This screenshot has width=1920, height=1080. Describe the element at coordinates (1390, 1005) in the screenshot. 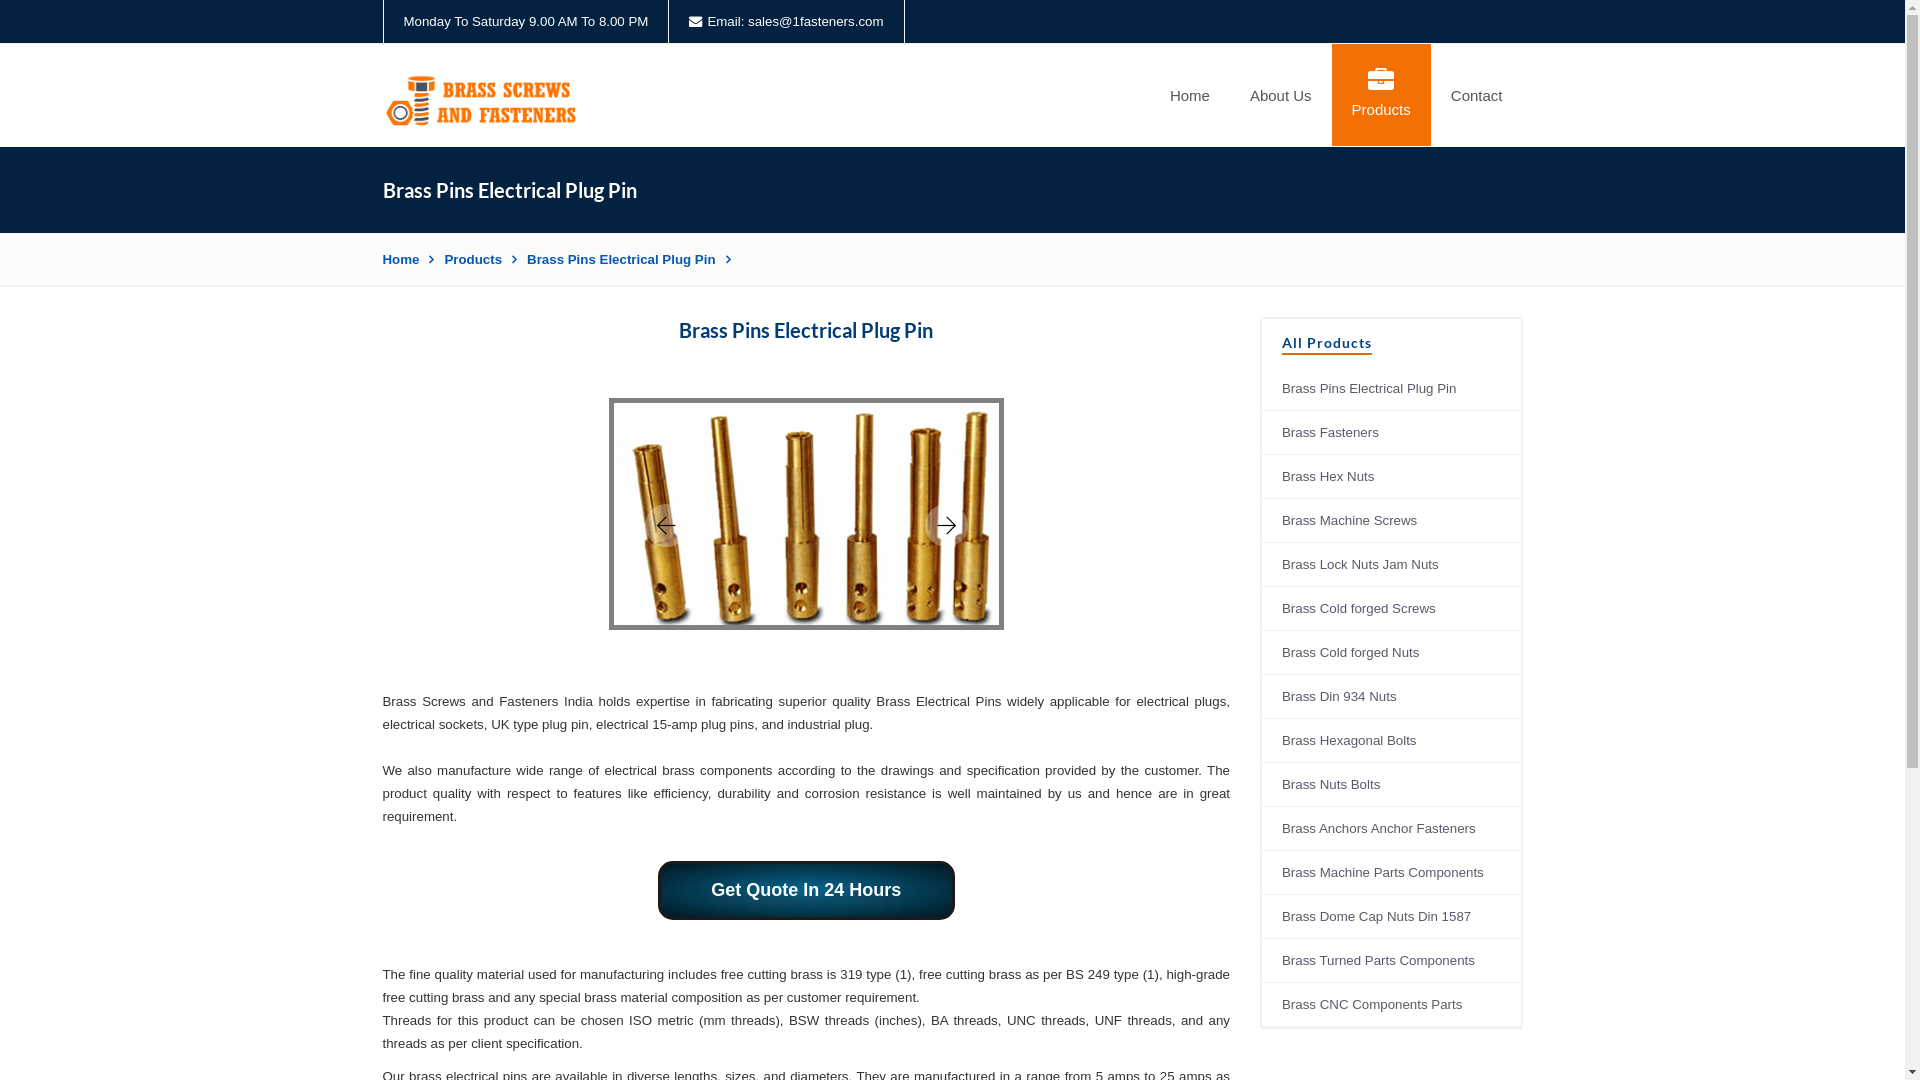

I see `'Brass CNC Components Parts'` at that location.